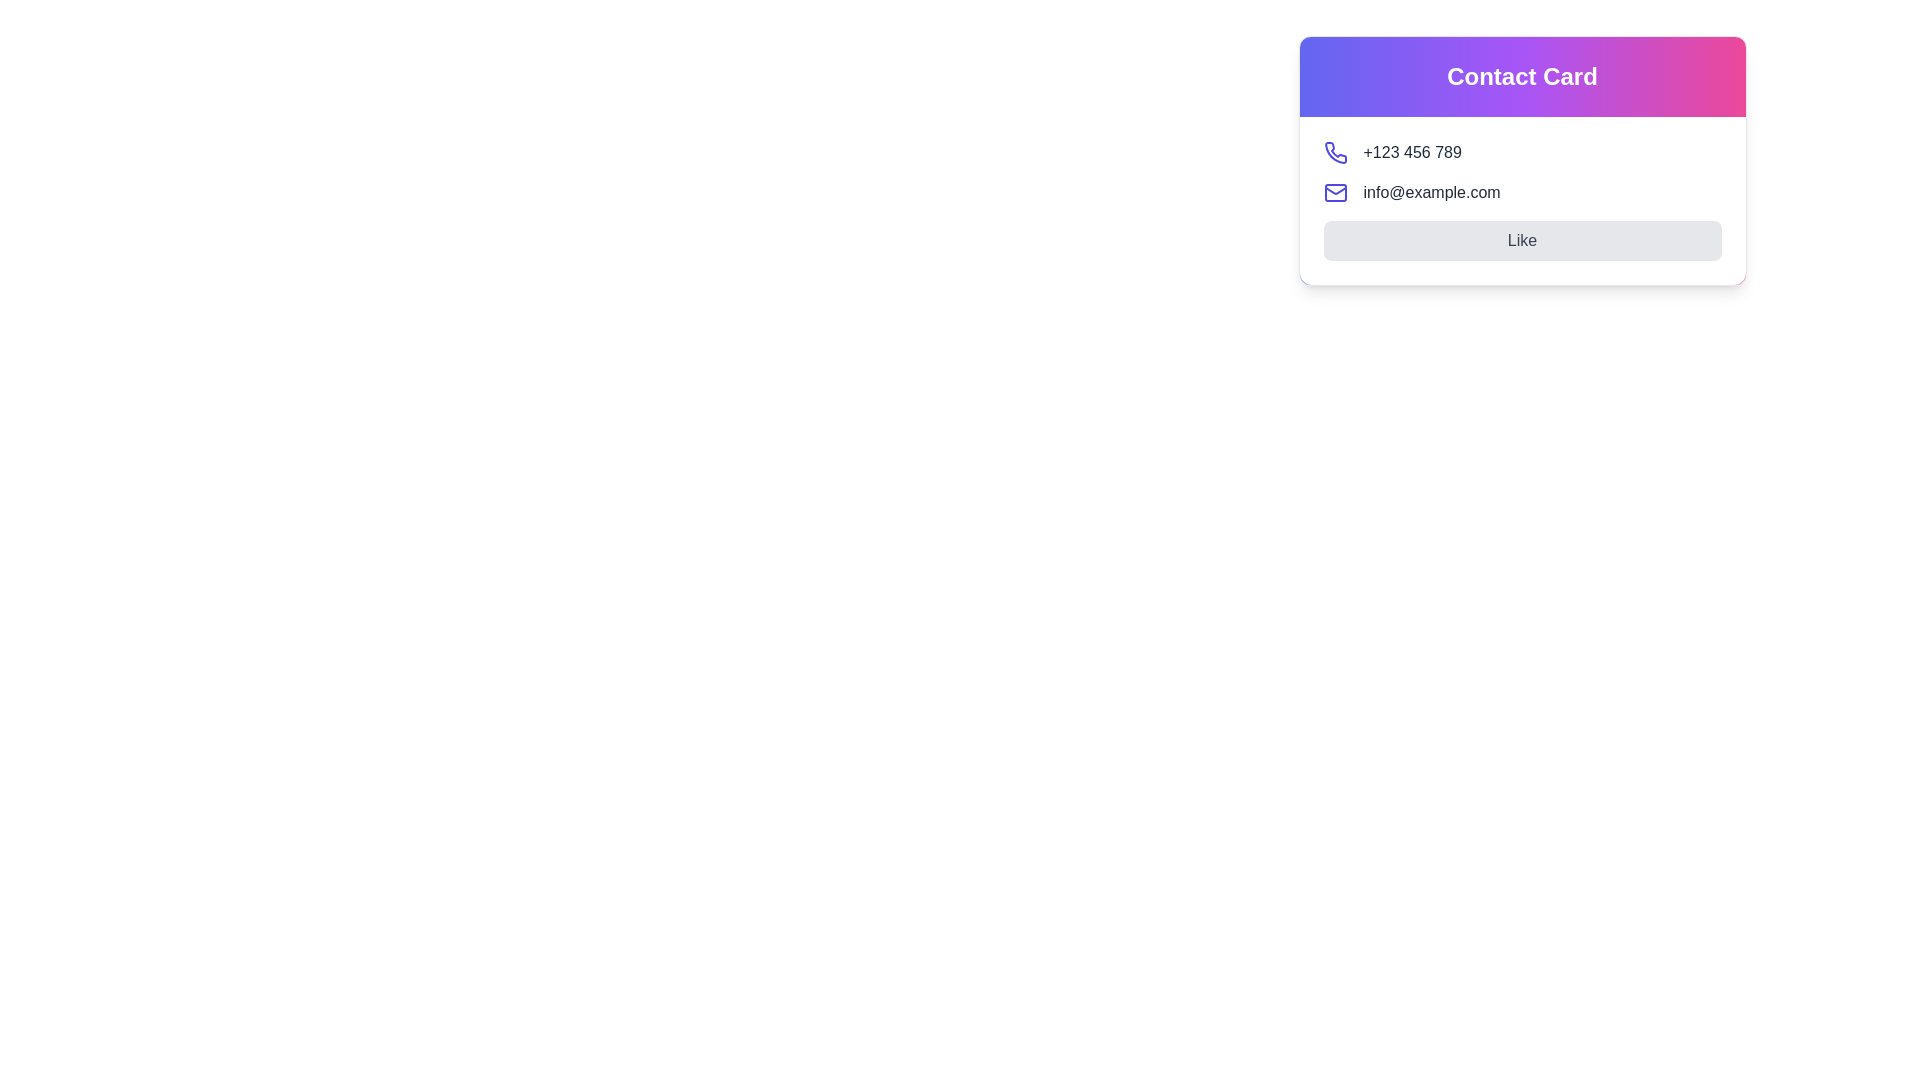 This screenshot has width=1920, height=1080. What do you see at coordinates (1335, 192) in the screenshot?
I see `the email icon that visually represents email functionality, located to the left of the text 'info@example.com' in the middle of the card` at bounding box center [1335, 192].